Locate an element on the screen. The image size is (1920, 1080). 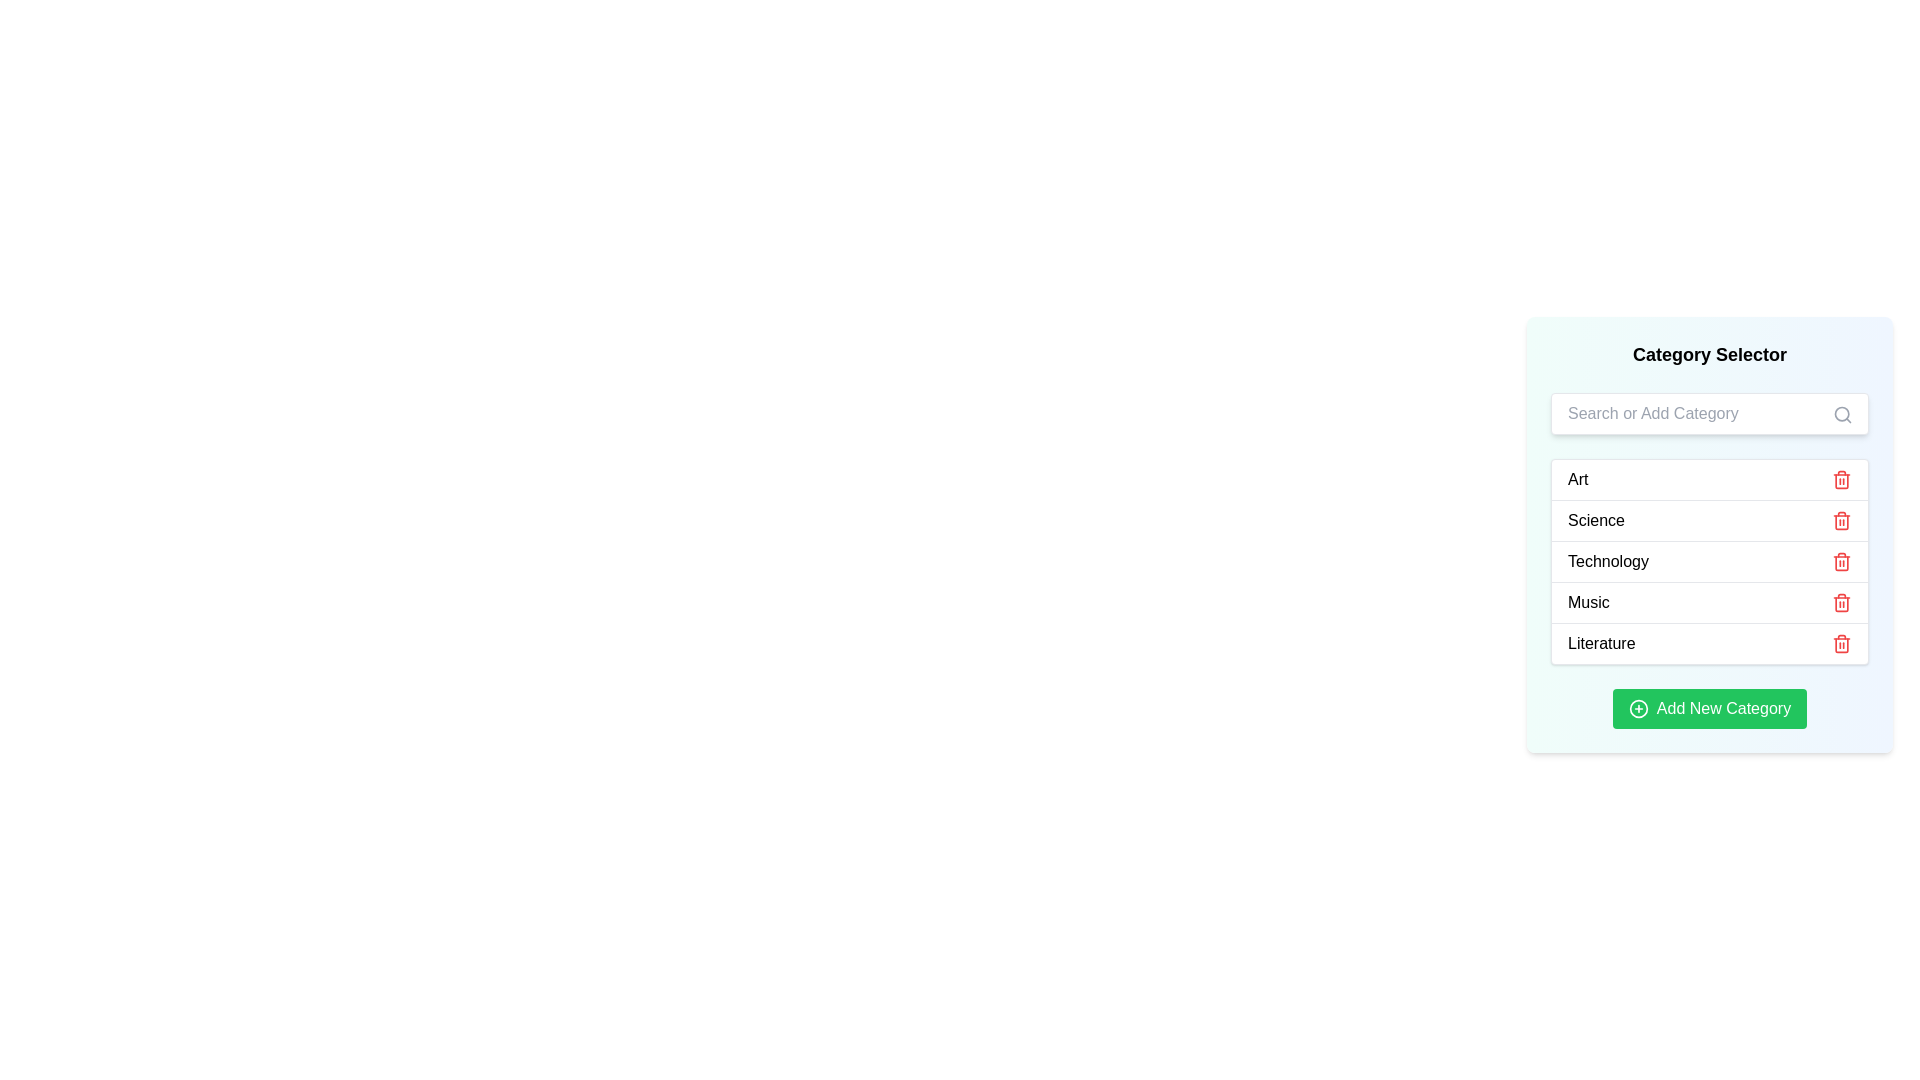
the graphic element of the trash can icon representing the 'Science' category to trigger its delete functionality is located at coordinates (1841, 520).